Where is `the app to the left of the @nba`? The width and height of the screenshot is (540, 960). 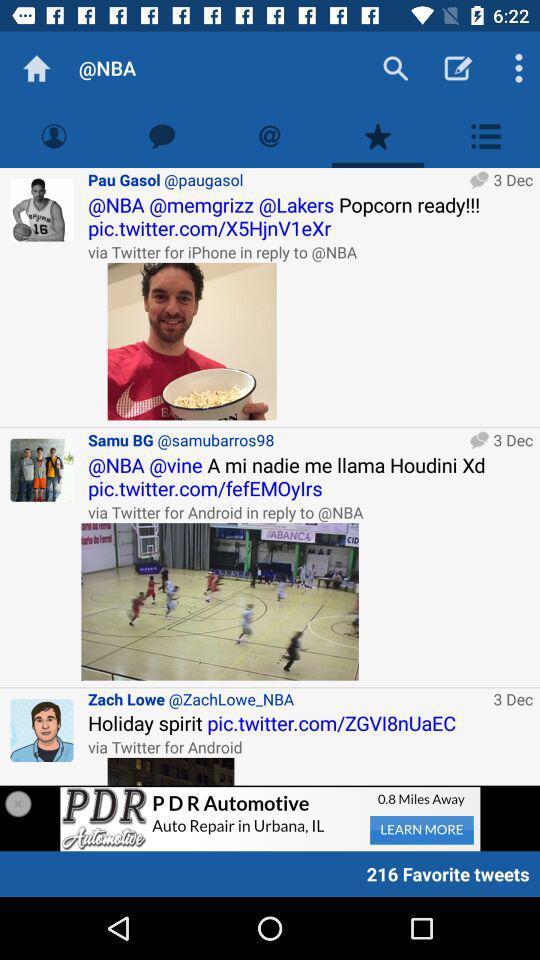
the app to the left of the @nba is located at coordinates (36, 68).